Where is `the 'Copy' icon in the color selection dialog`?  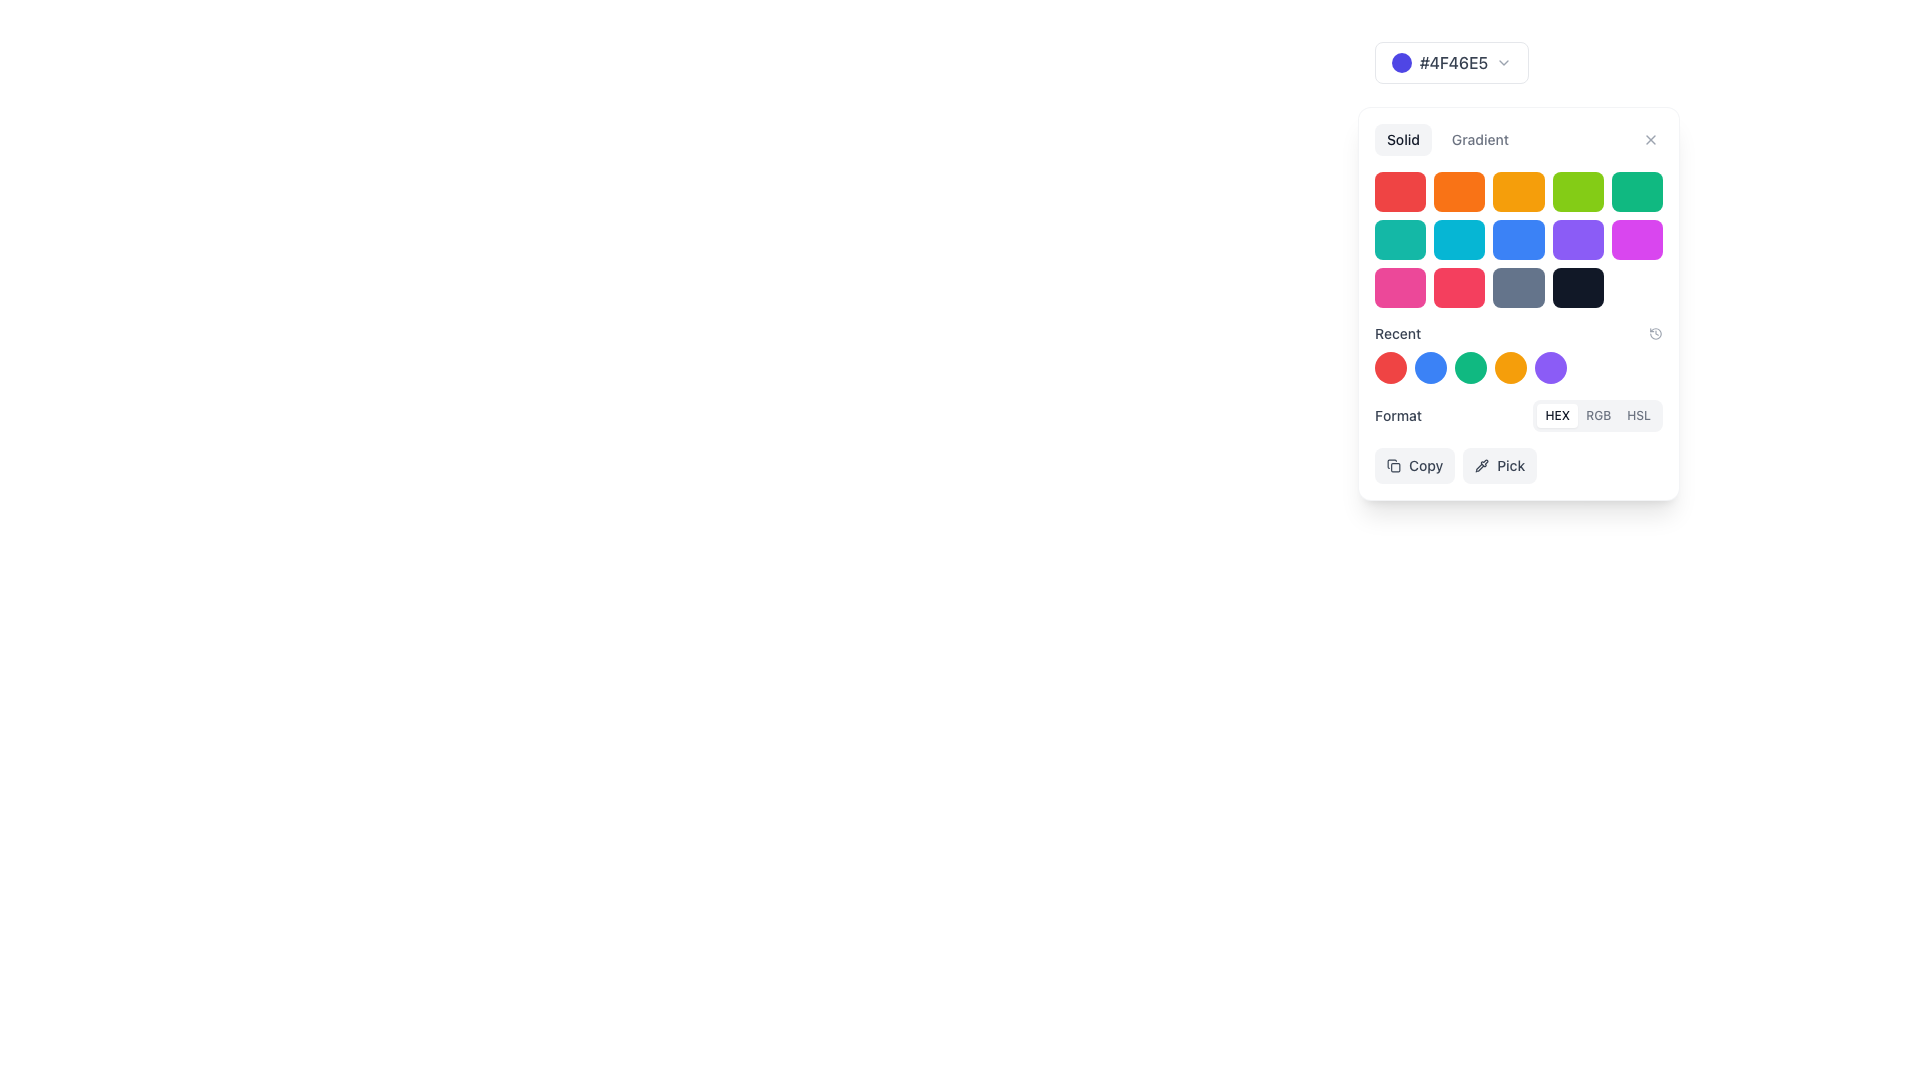
the 'Copy' icon in the color selection dialog is located at coordinates (1392, 466).